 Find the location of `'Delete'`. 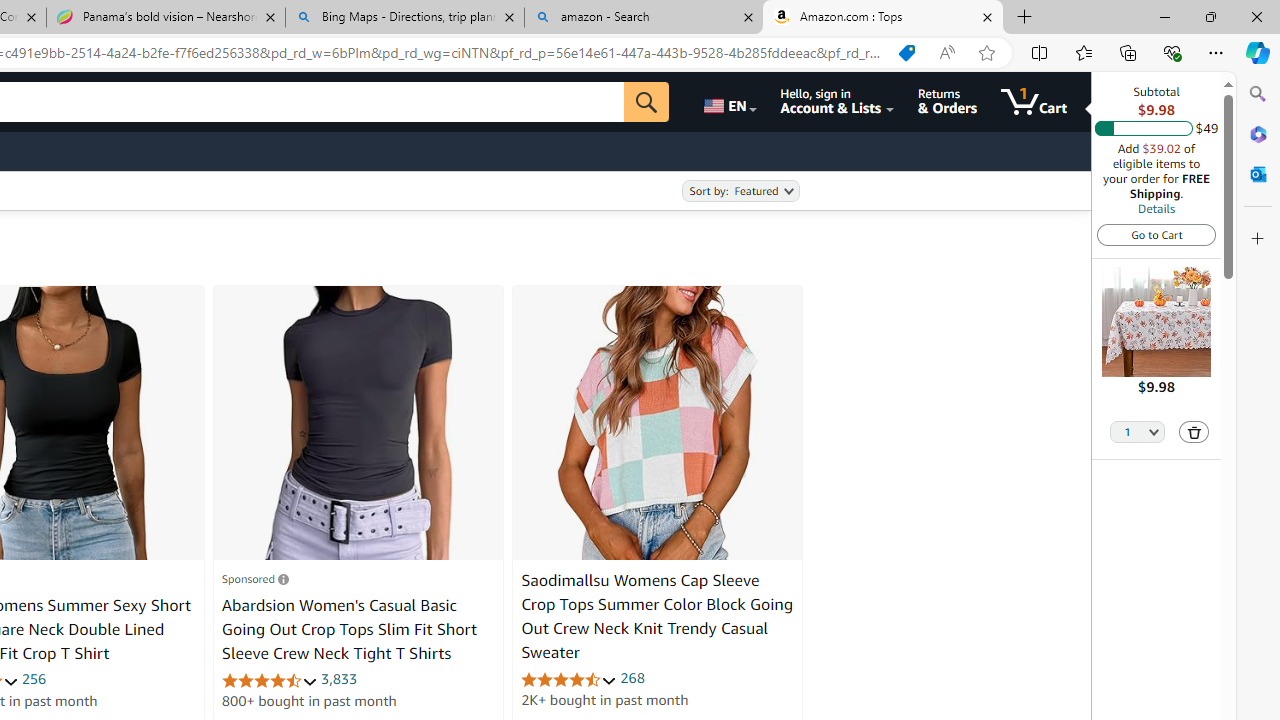

'Delete' is located at coordinates (1194, 430).